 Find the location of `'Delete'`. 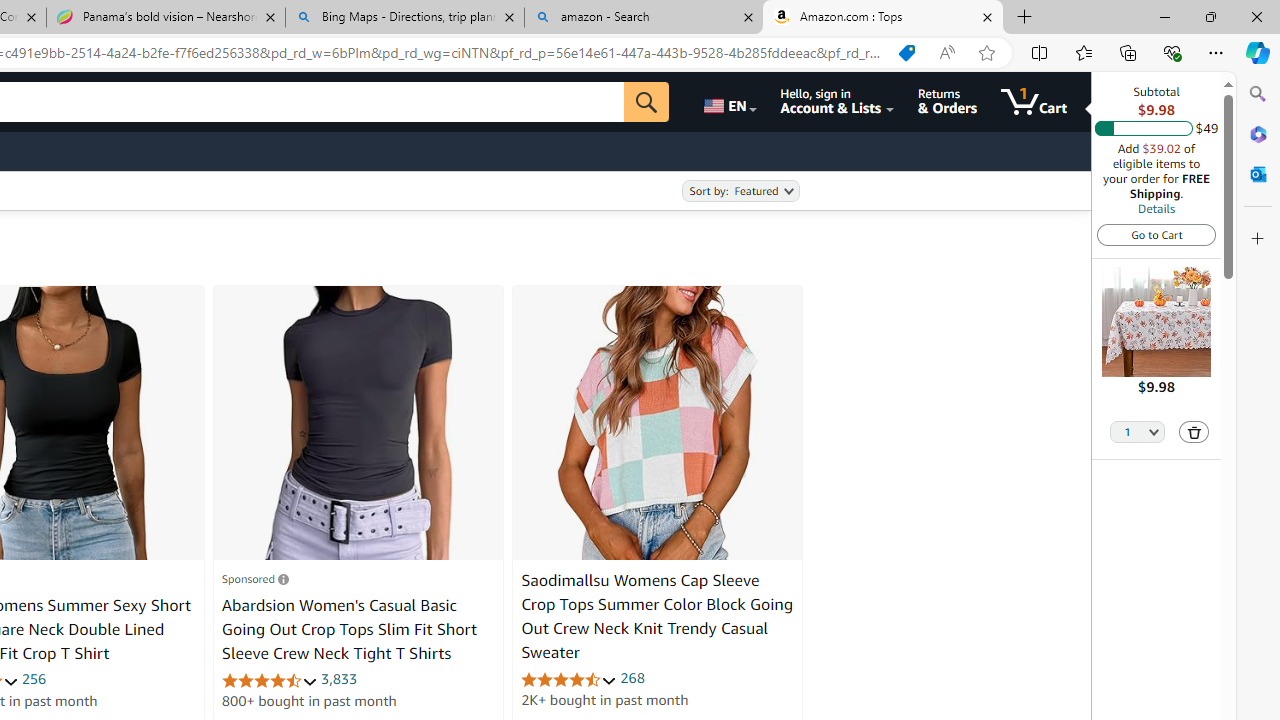

'Delete' is located at coordinates (1194, 430).